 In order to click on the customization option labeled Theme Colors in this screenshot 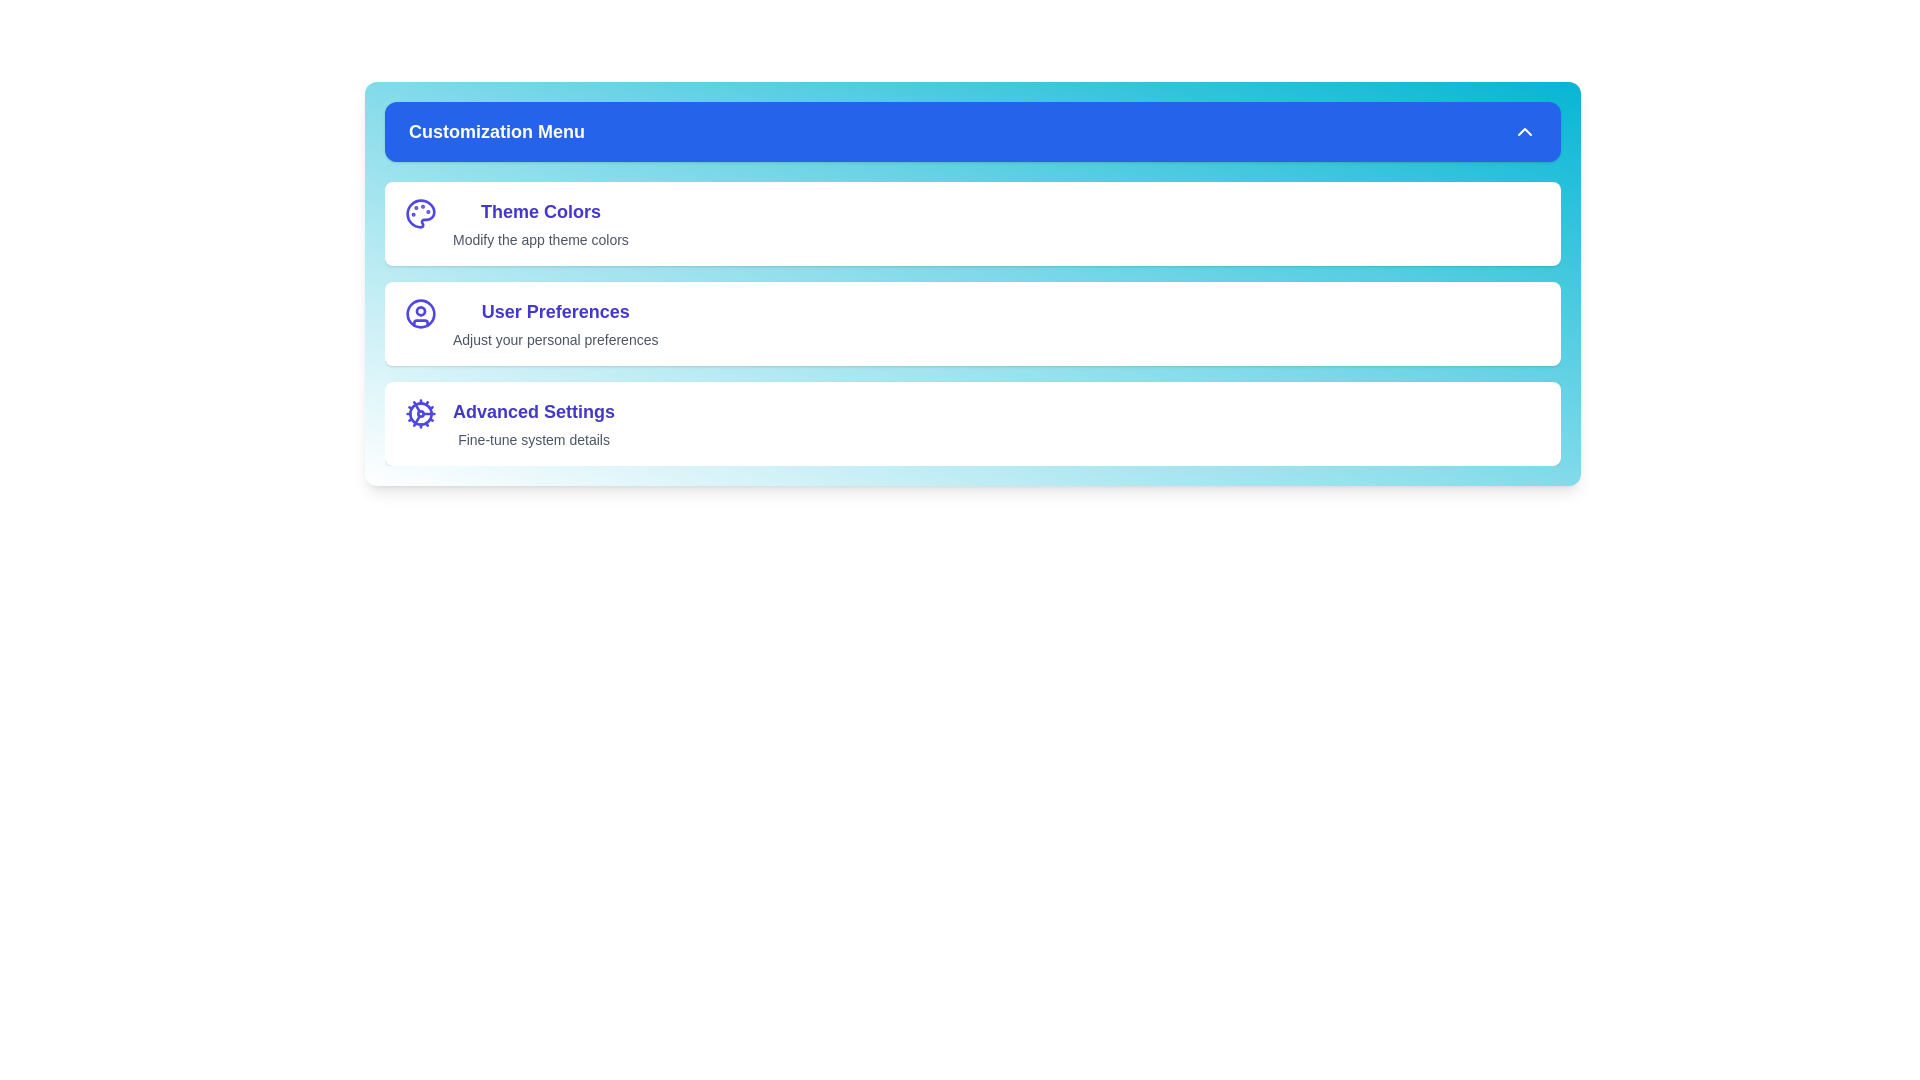, I will do `click(973, 223)`.